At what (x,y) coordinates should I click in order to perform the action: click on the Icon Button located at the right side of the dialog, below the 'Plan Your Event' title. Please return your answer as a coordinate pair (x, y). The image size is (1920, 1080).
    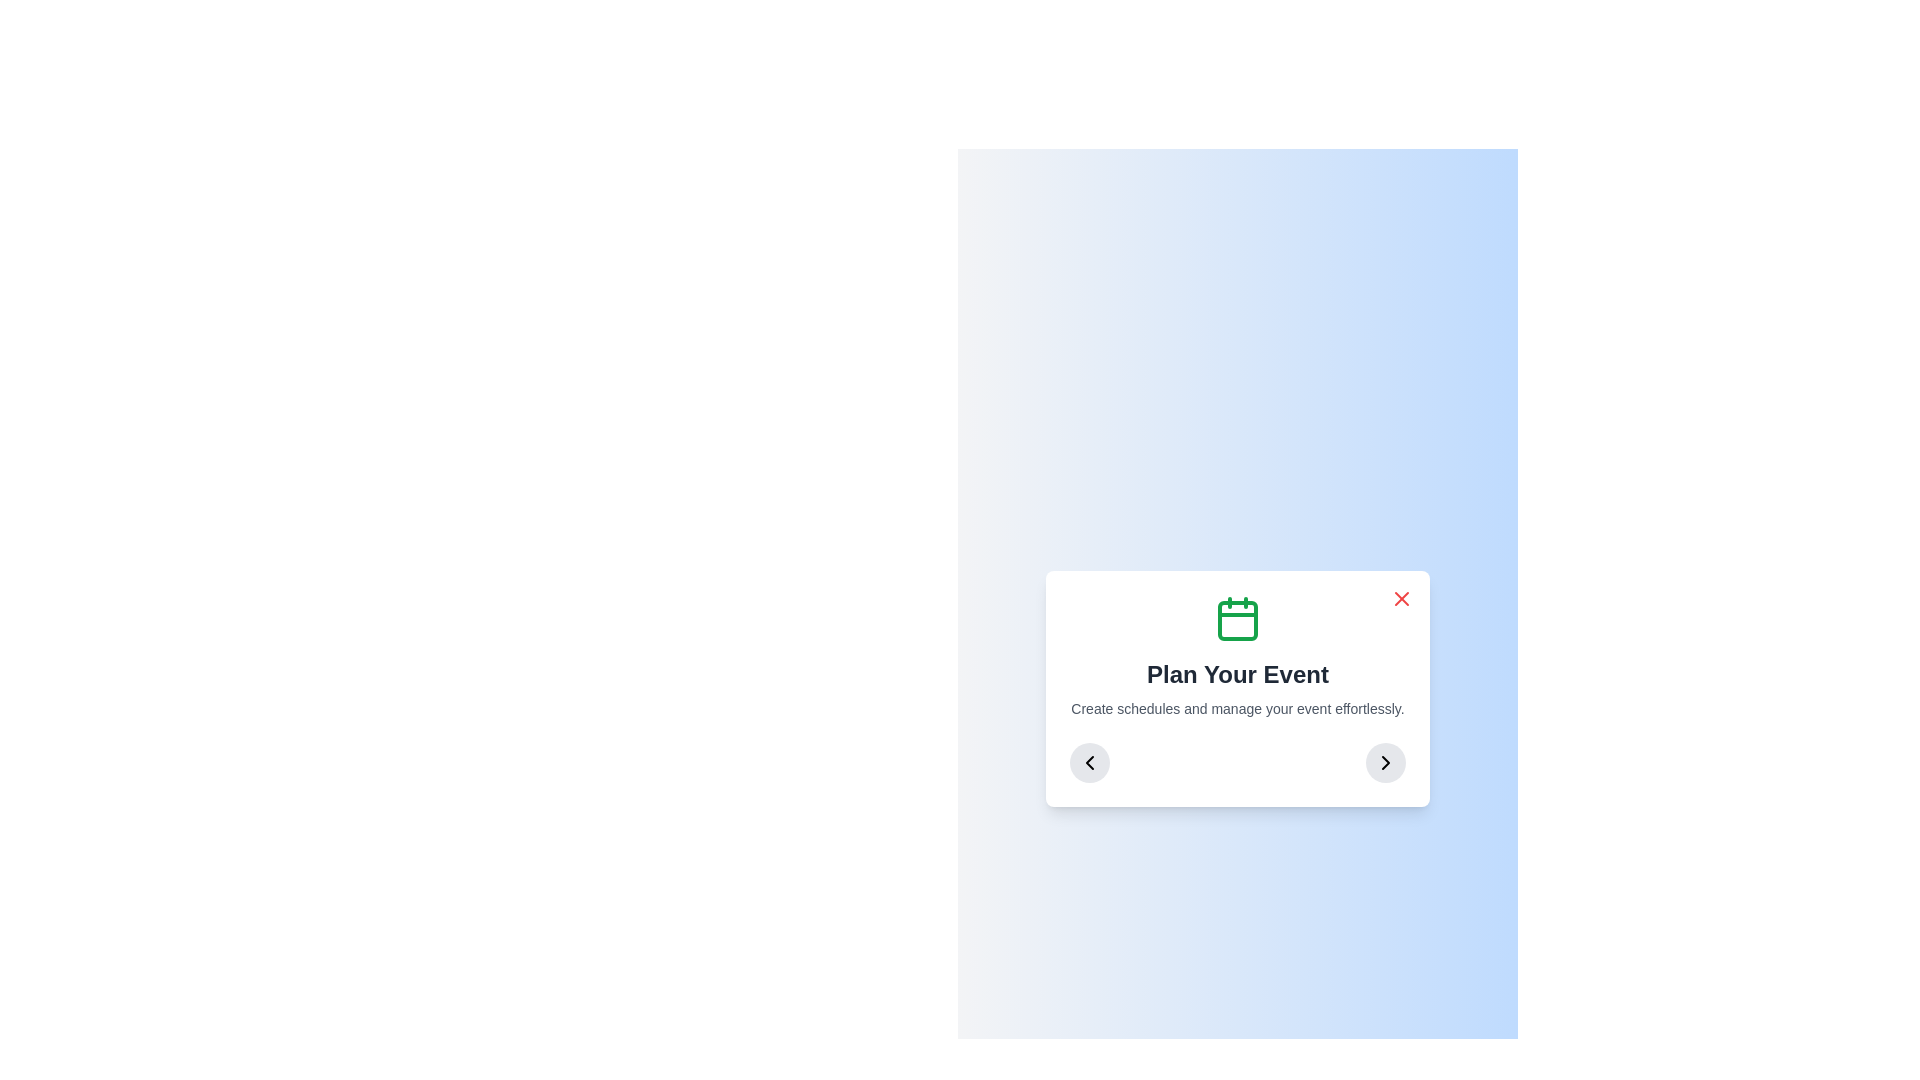
    Looking at the image, I should click on (1385, 763).